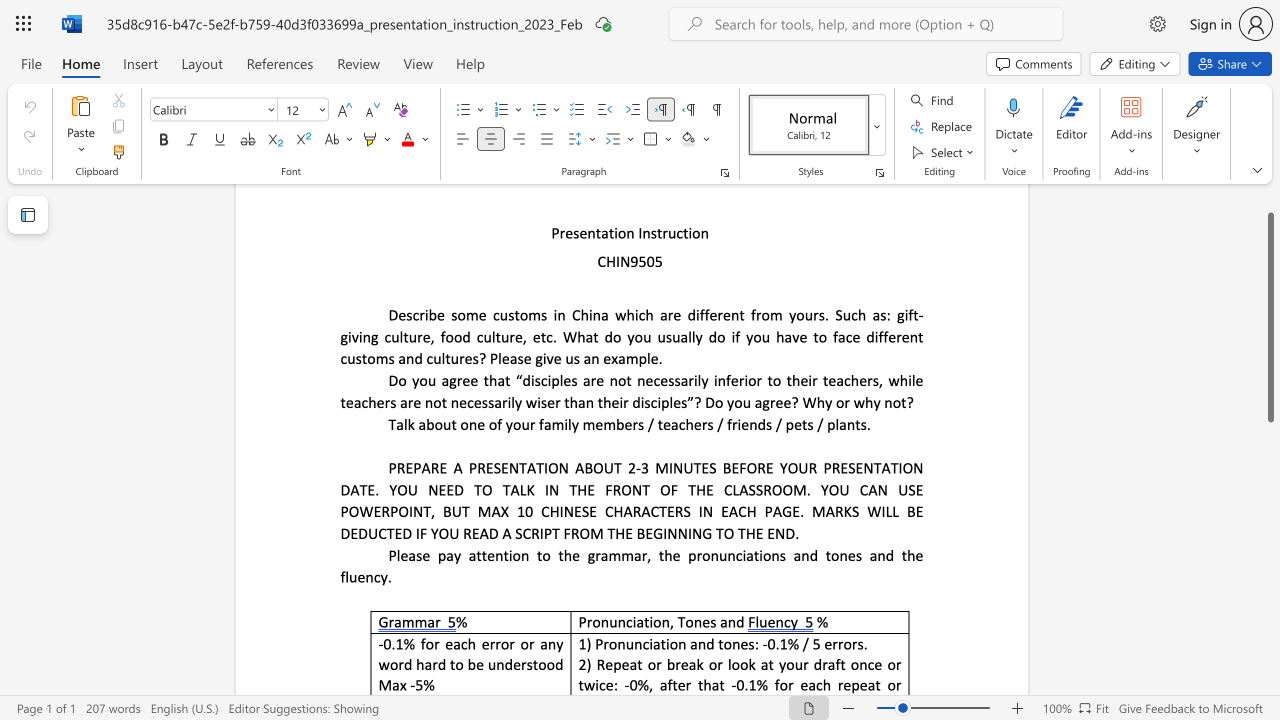  I want to click on the subset text "d hard to be understoo" within the text "-0.1% for each error or any word hard to be understood Max -5%", so click(402, 664).